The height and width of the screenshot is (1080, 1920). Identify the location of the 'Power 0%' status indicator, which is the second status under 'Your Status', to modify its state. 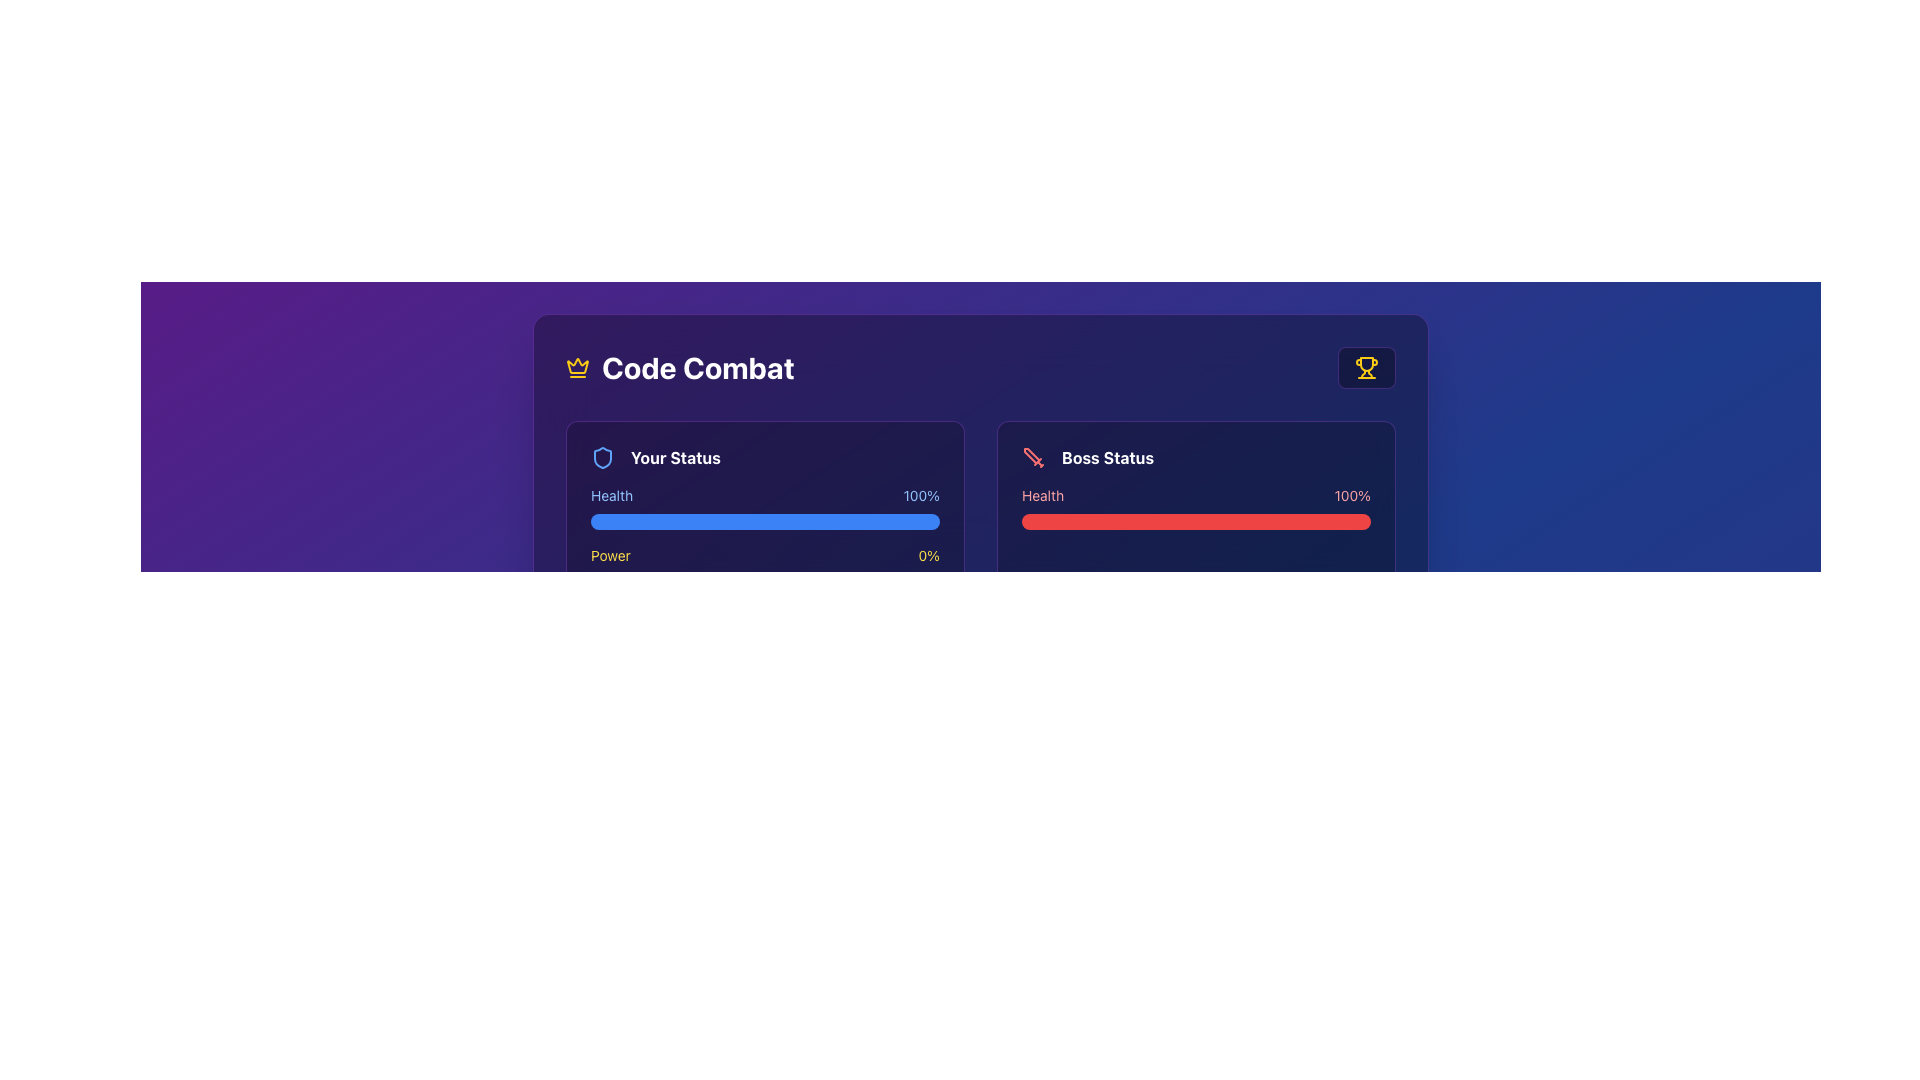
(764, 567).